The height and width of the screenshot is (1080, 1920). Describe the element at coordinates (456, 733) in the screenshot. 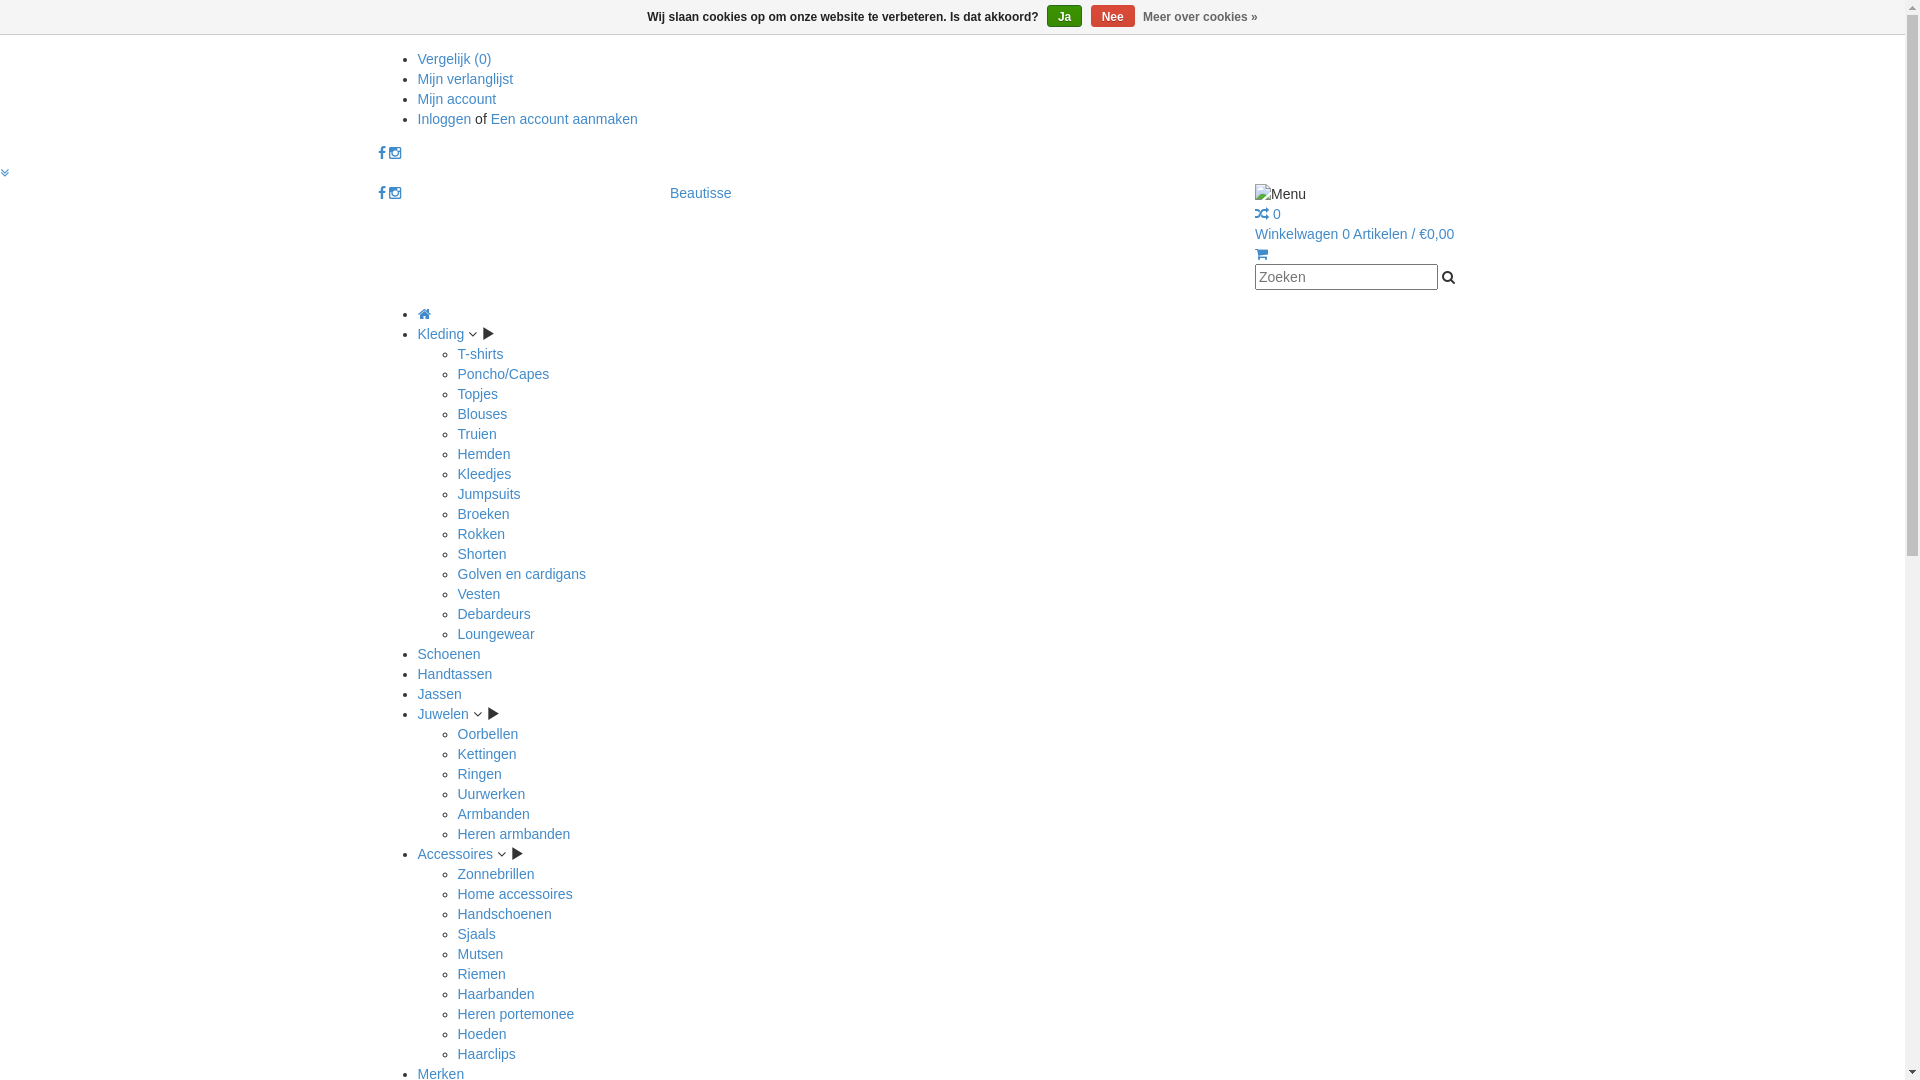

I see `'Oorbellen'` at that location.